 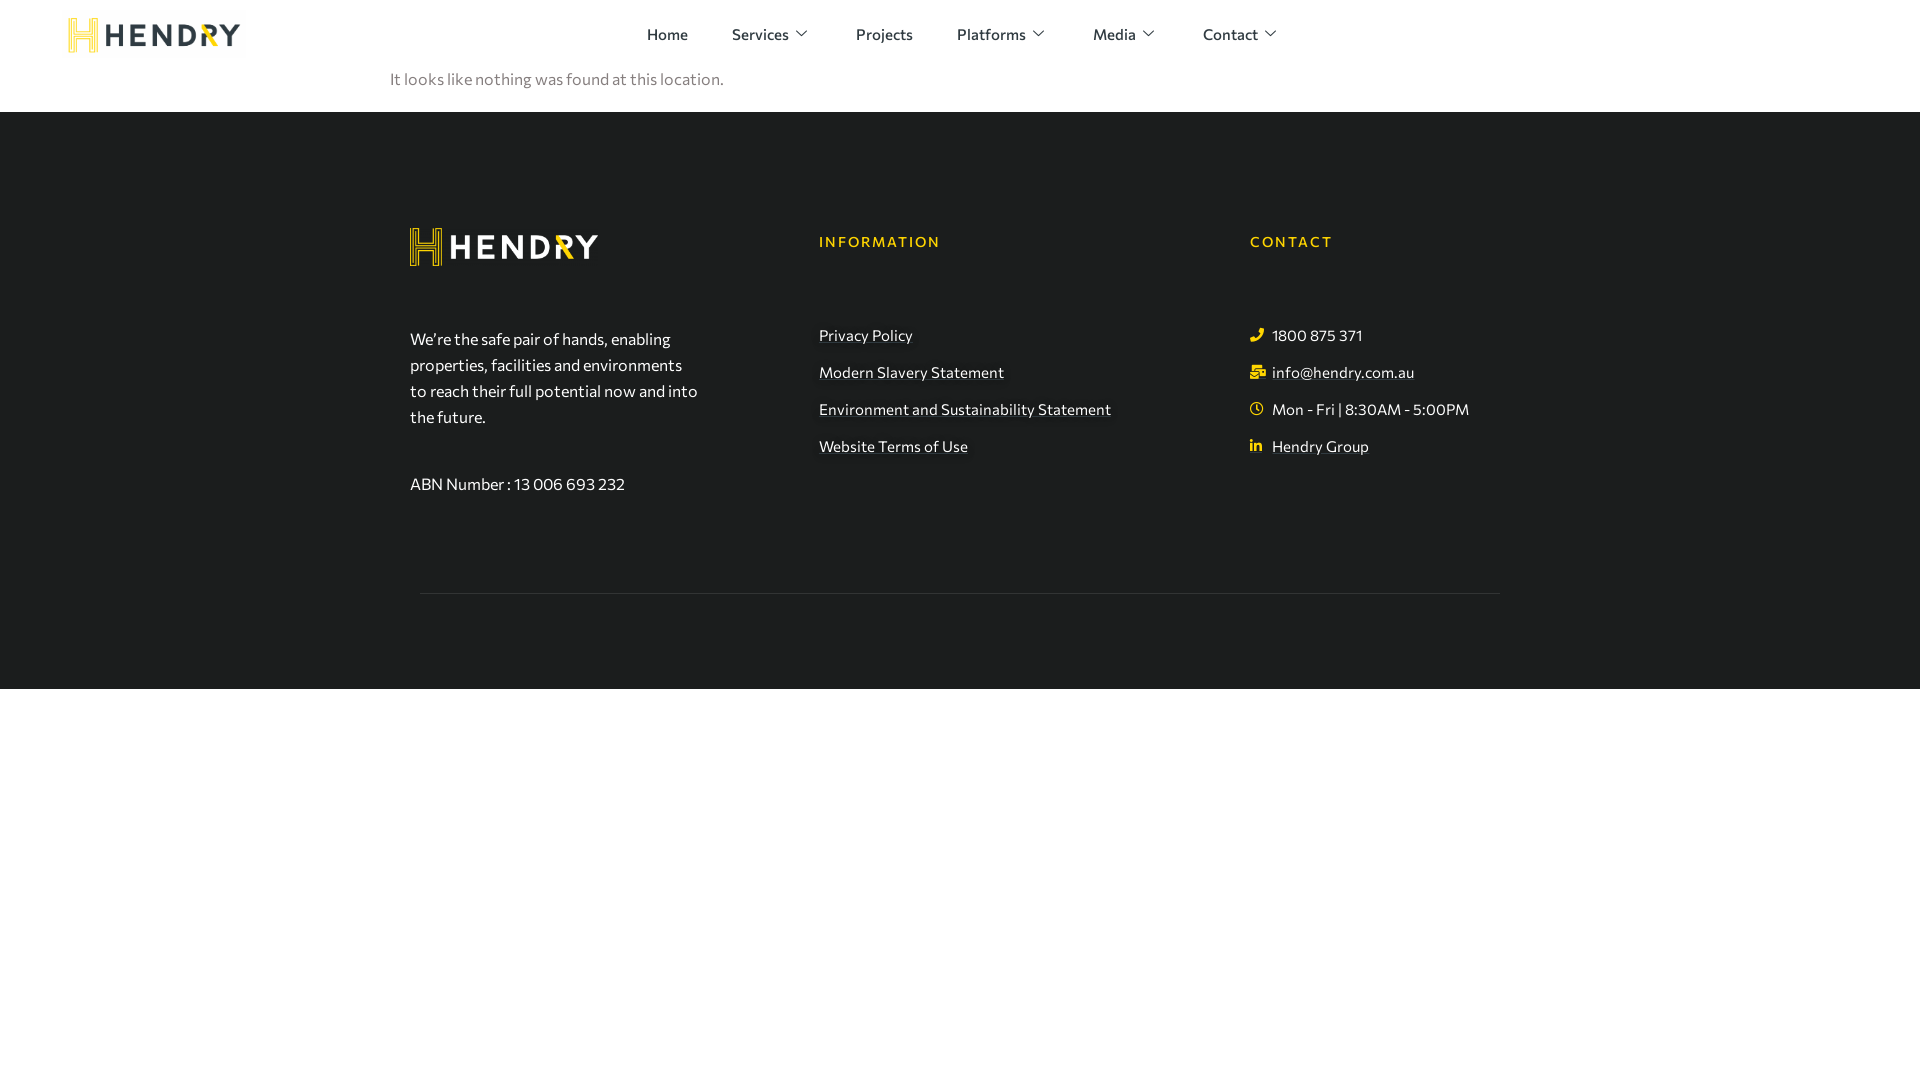 What do you see at coordinates (1003, 33) in the screenshot?
I see `'Platforms'` at bounding box center [1003, 33].